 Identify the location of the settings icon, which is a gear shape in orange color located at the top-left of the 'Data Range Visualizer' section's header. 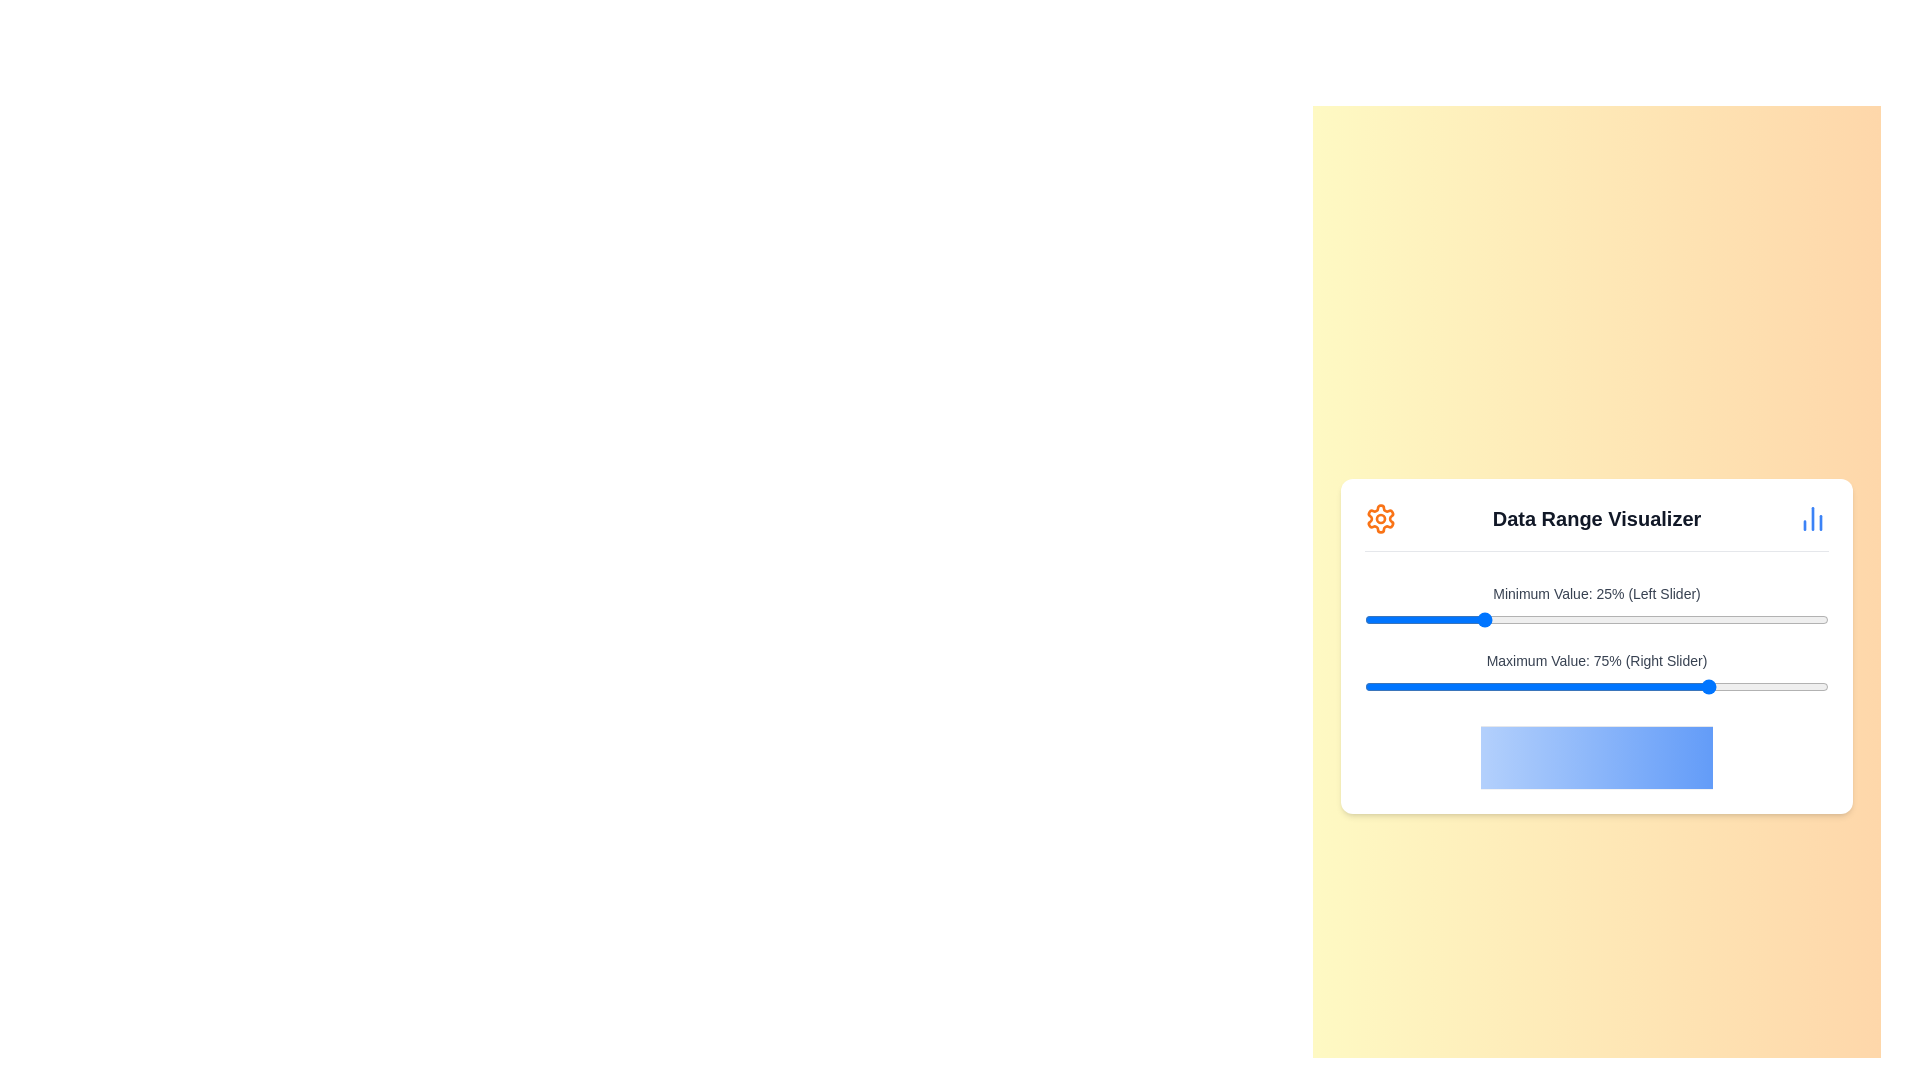
(1380, 517).